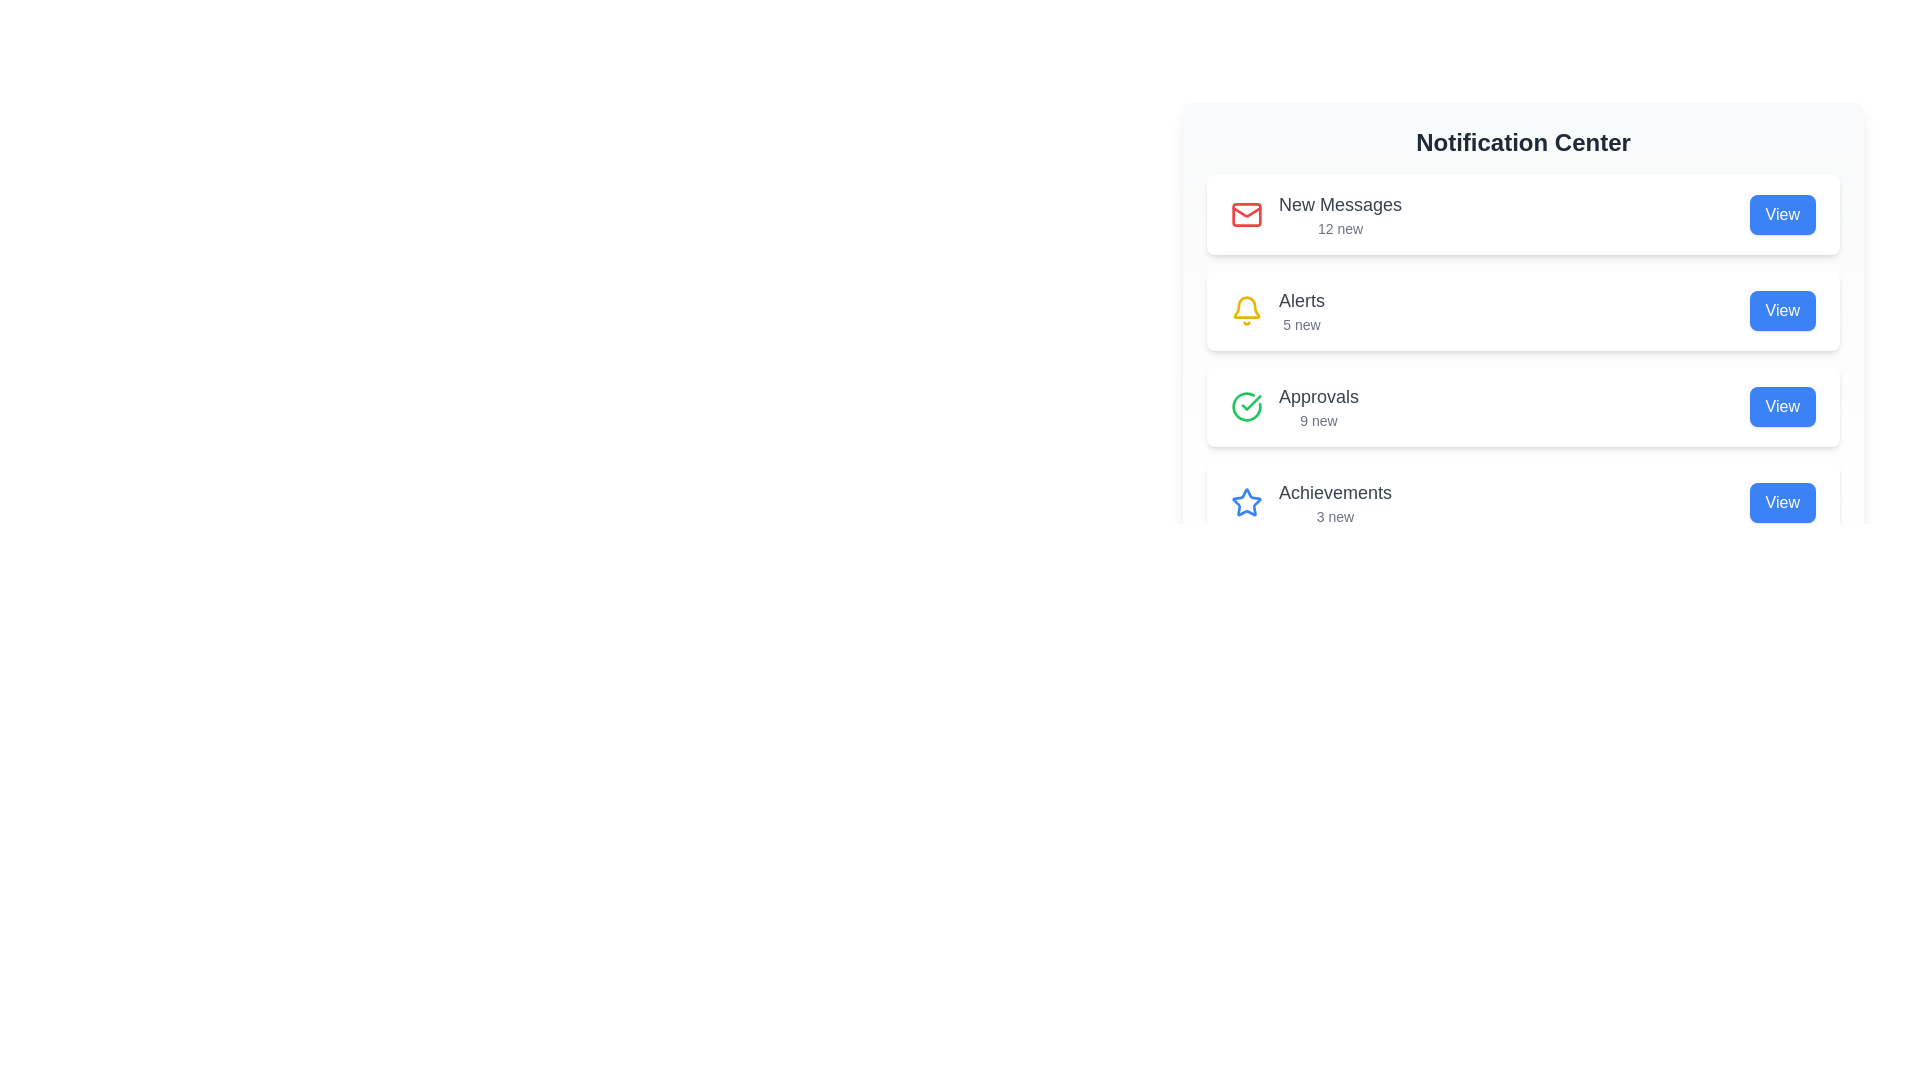 The width and height of the screenshot is (1920, 1080). I want to click on the star icon that represents the Achievements category in the notification center, located to the left of the 'Achievements' text, so click(1246, 501).